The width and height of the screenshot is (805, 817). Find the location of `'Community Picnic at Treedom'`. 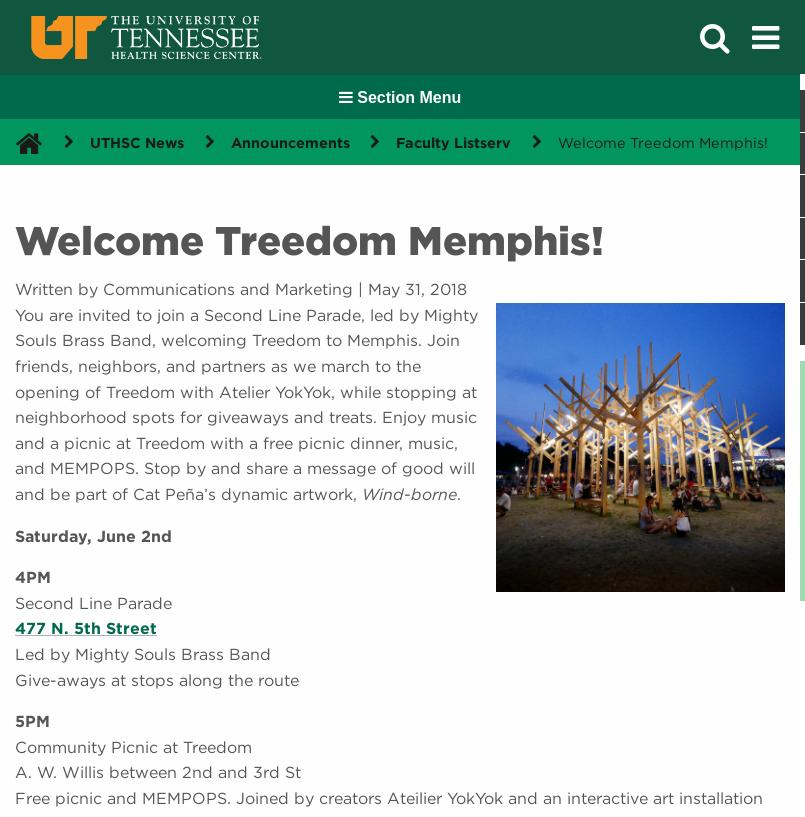

'Community Picnic at Treedom' is located at coordinates (133, 746).